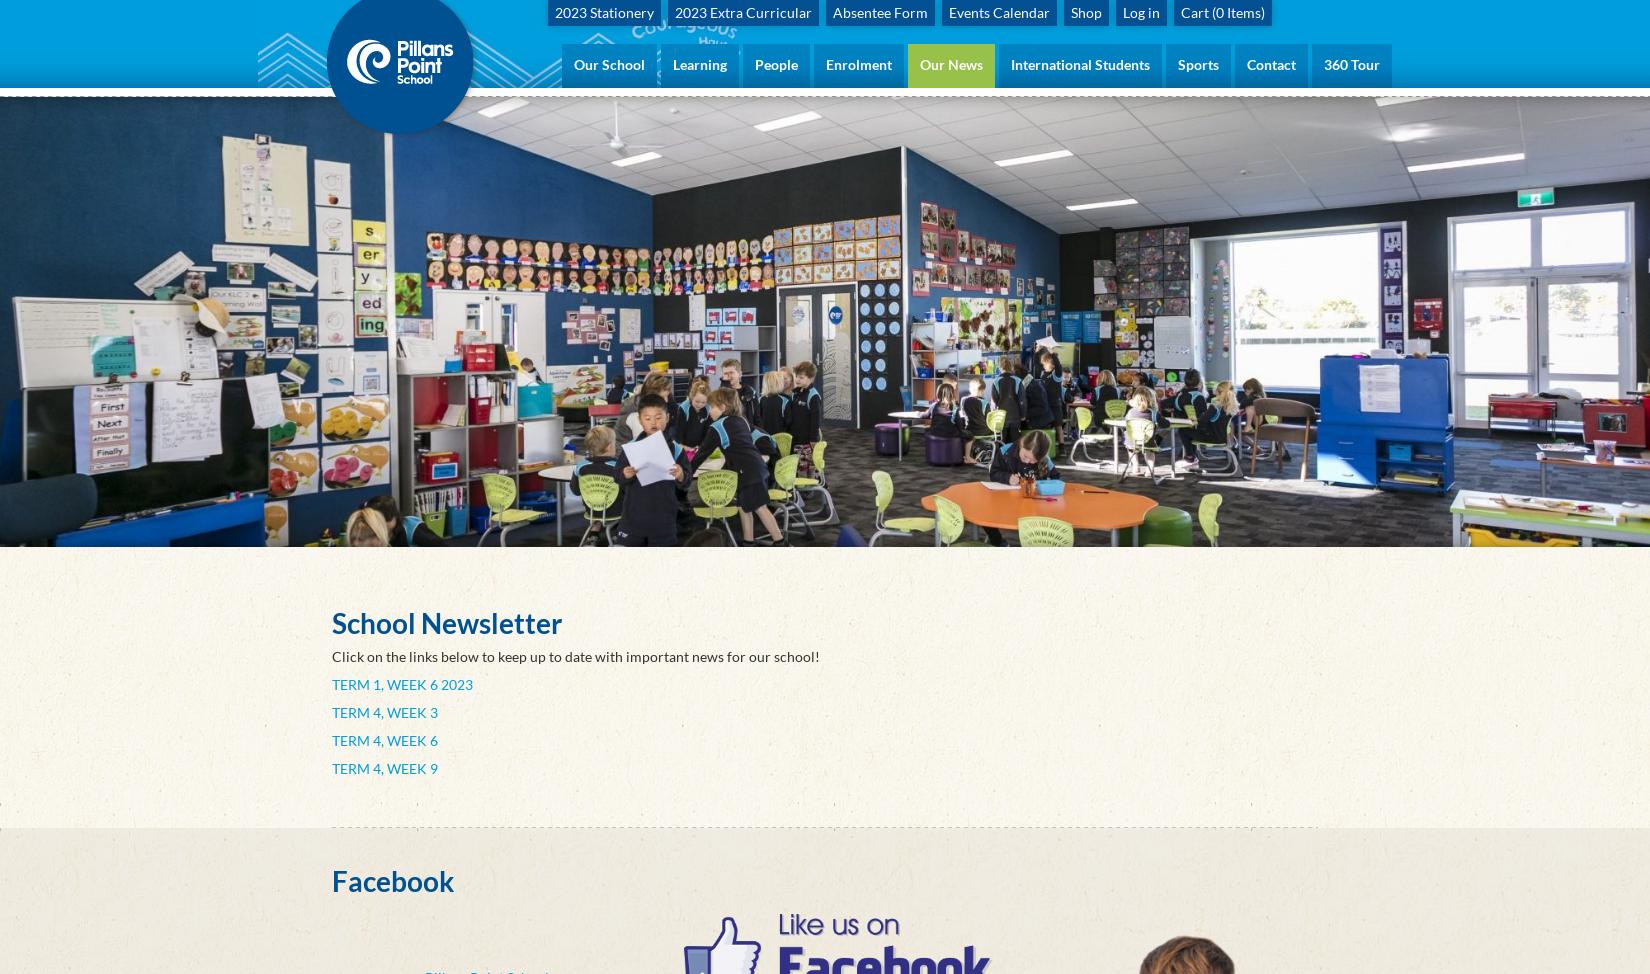 This screenshot has width=1650, height=974. What do you see at coordinates (1351, 64) in the screenshot?
I see `'360 Tour'` at bounding box center [1351, 64].